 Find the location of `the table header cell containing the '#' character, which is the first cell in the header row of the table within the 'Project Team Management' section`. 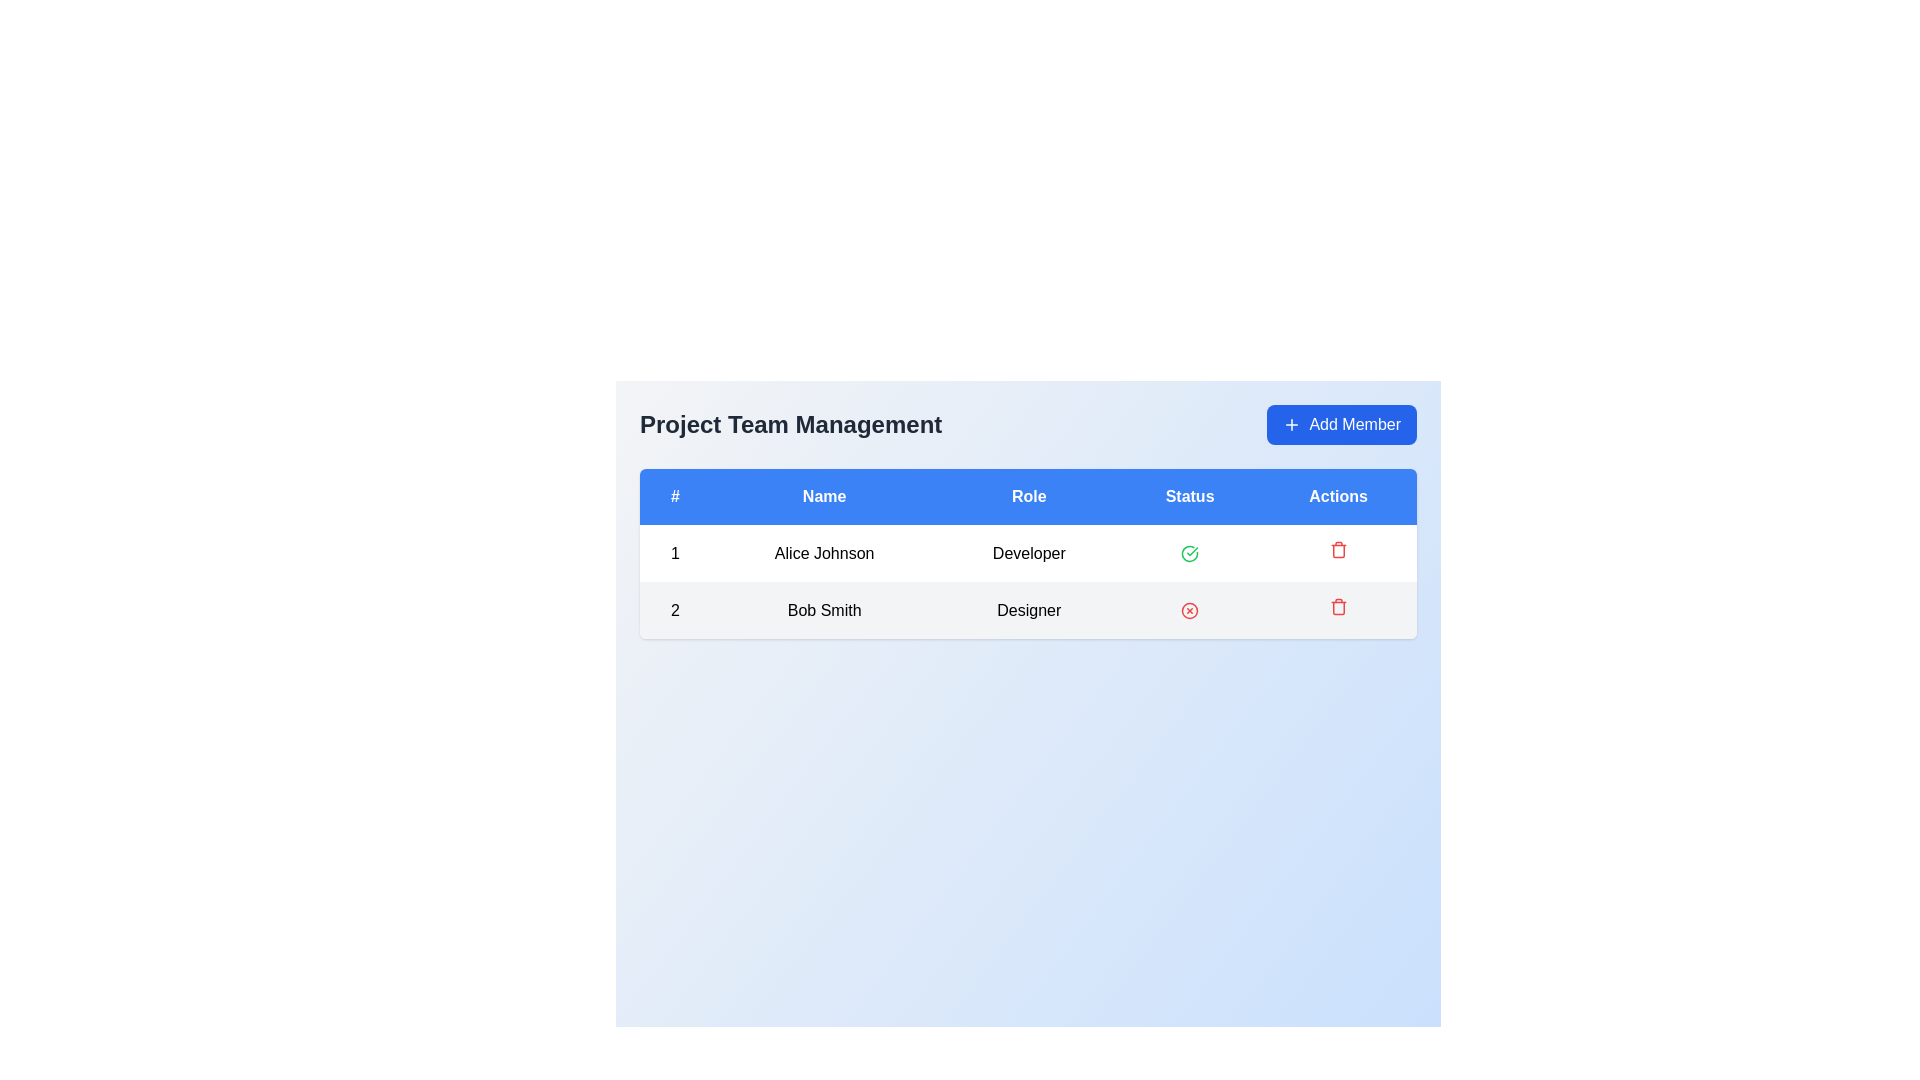

the table header cell containing the '#' character, which is the first cell in the header row of the table within the 'Project Team Management' section is located at coordinates (675, 496).